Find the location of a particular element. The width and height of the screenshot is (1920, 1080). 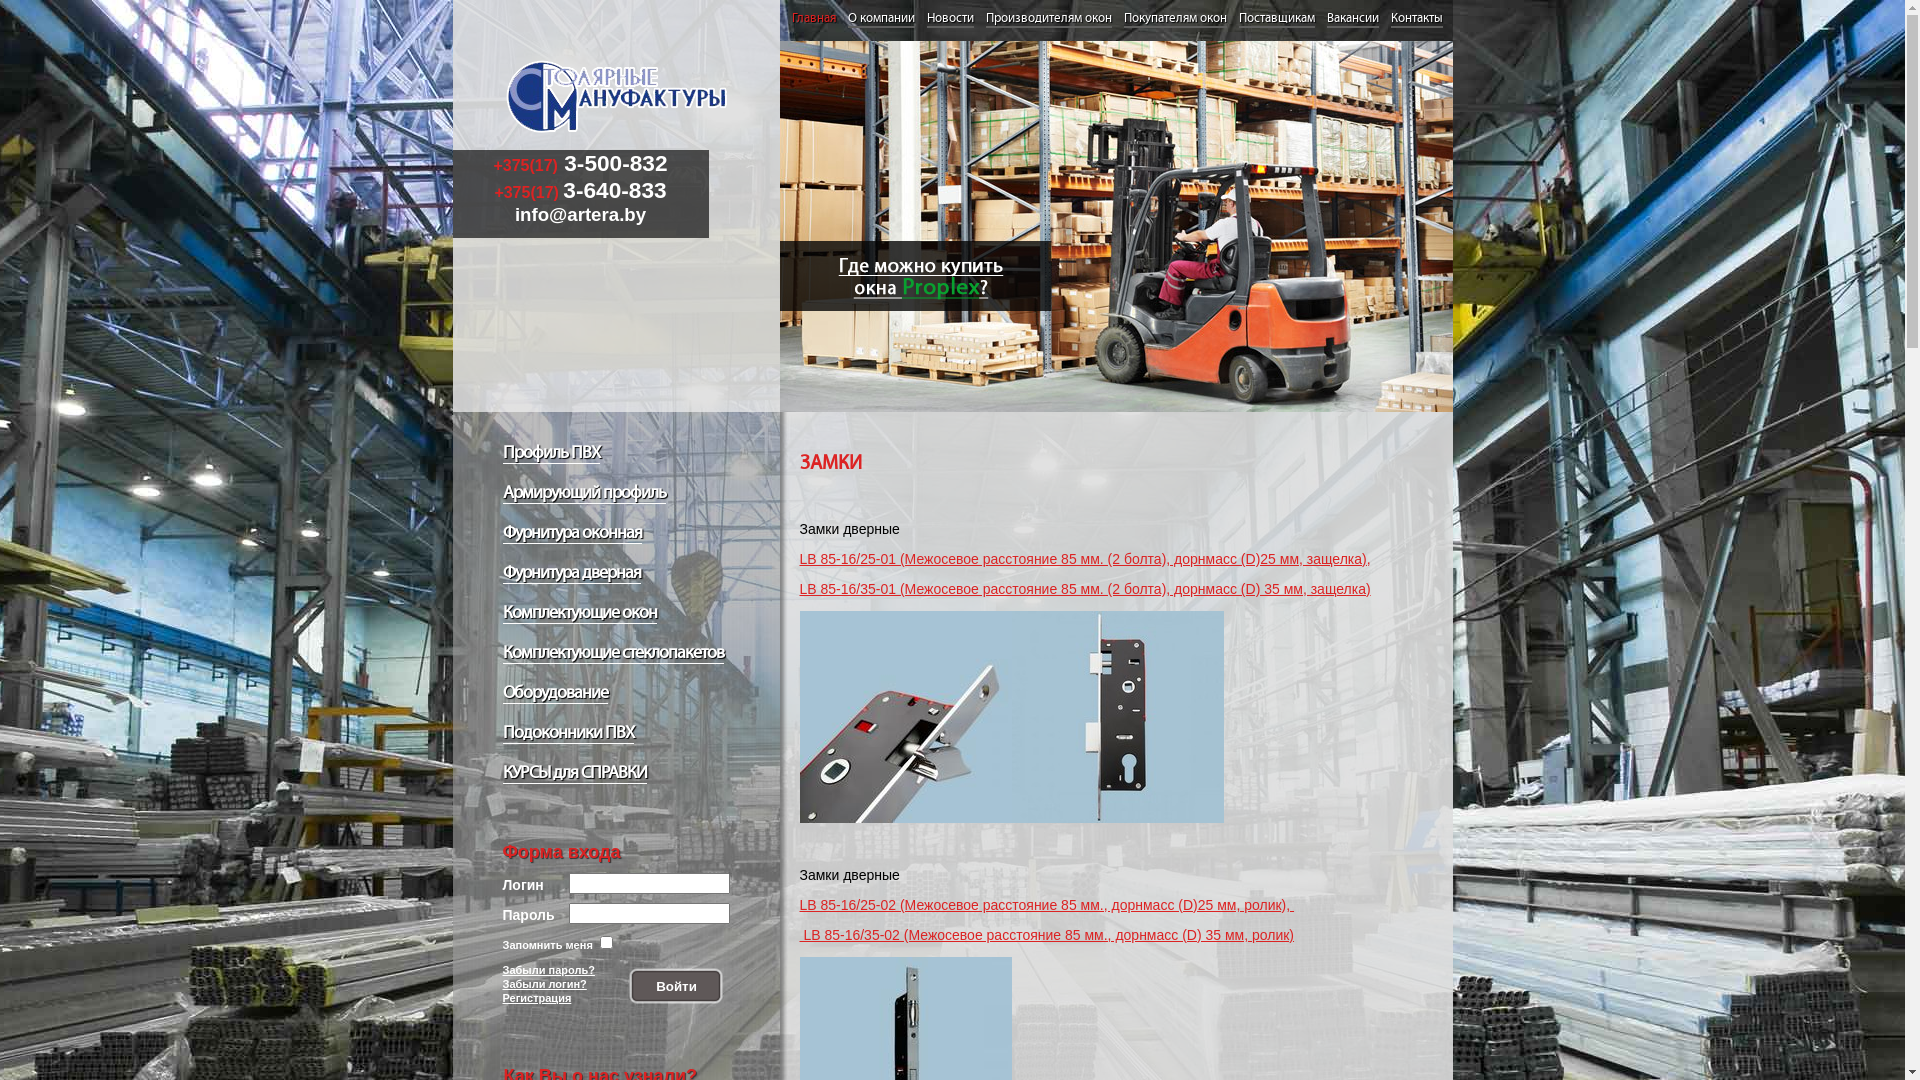

'info@artera.by' is located at coordinates (514, 214).